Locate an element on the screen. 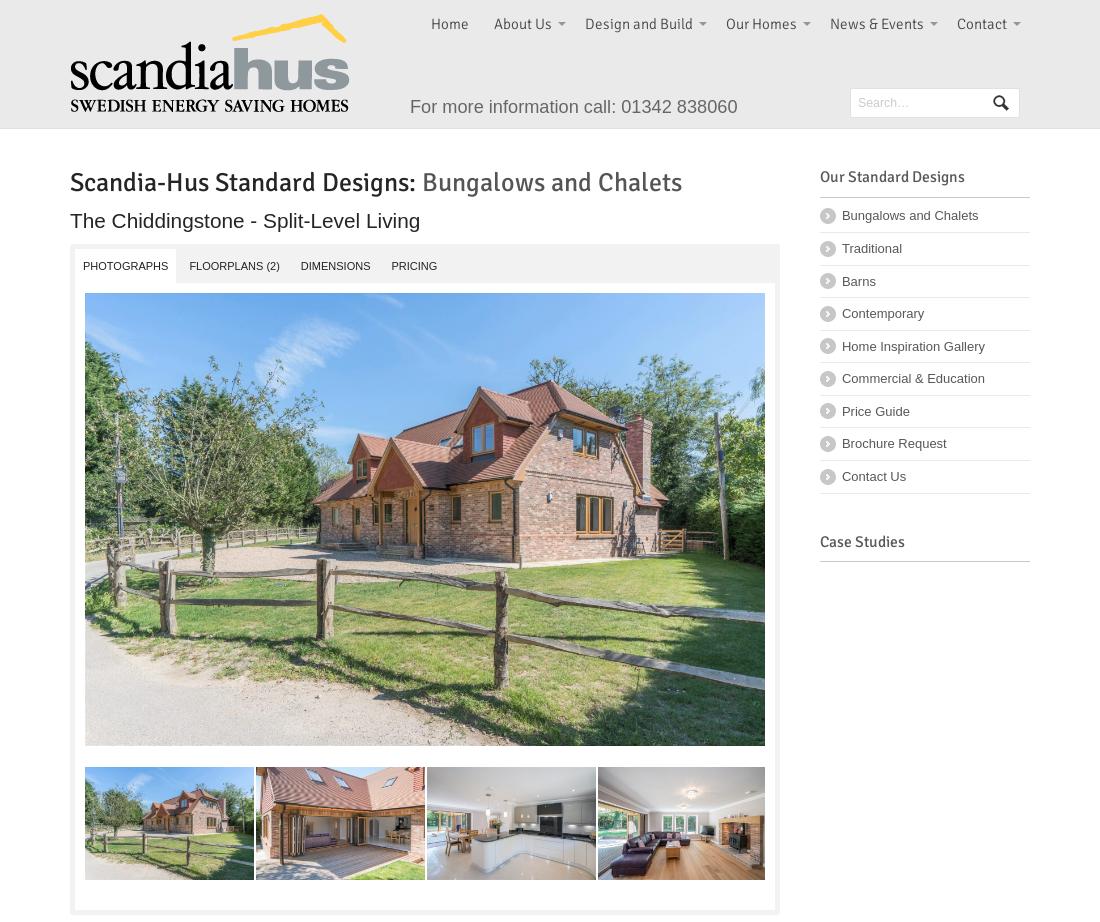 This screenshot has width=1100, height=922. 'Contact' is located at coordinates (980, 23).